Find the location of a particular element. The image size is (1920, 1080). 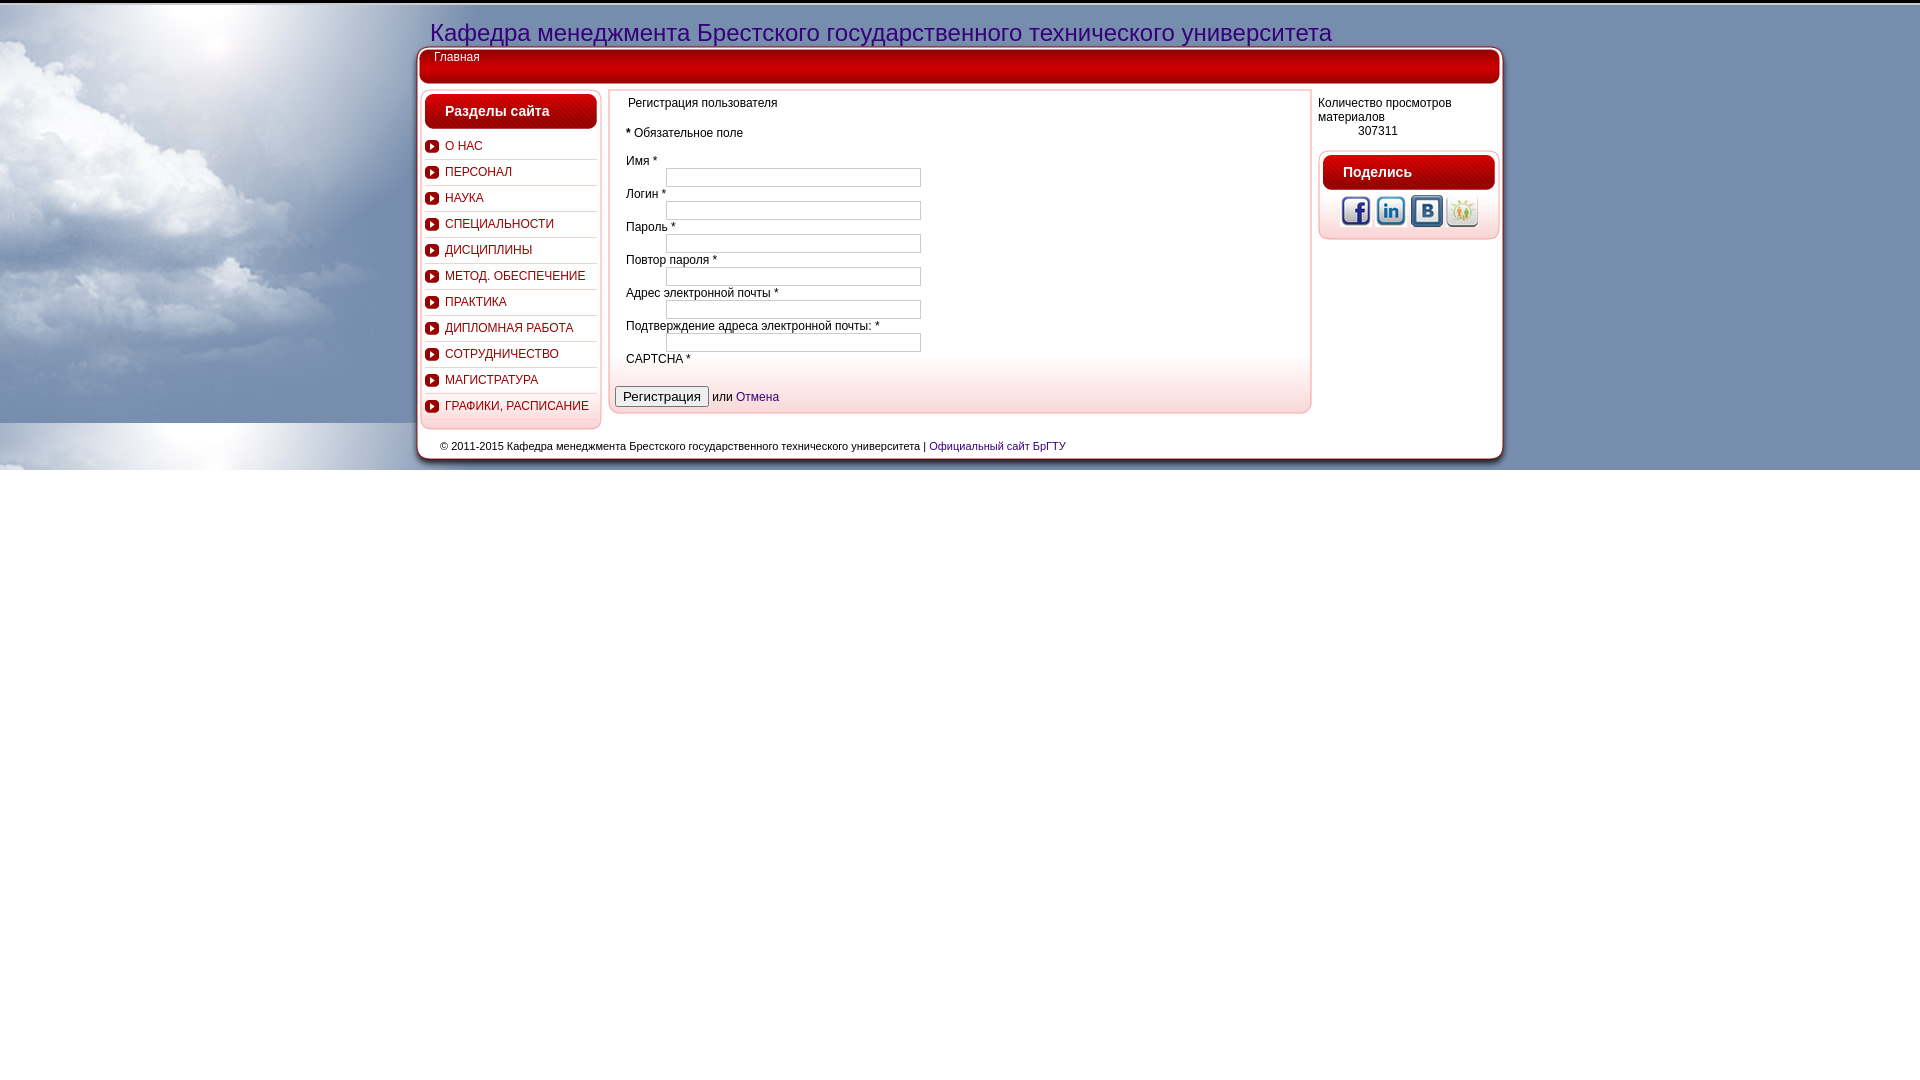

'MOD_MVSOCIALBUTTONS_SUBMIT' is located at coordinates (1427, 223).